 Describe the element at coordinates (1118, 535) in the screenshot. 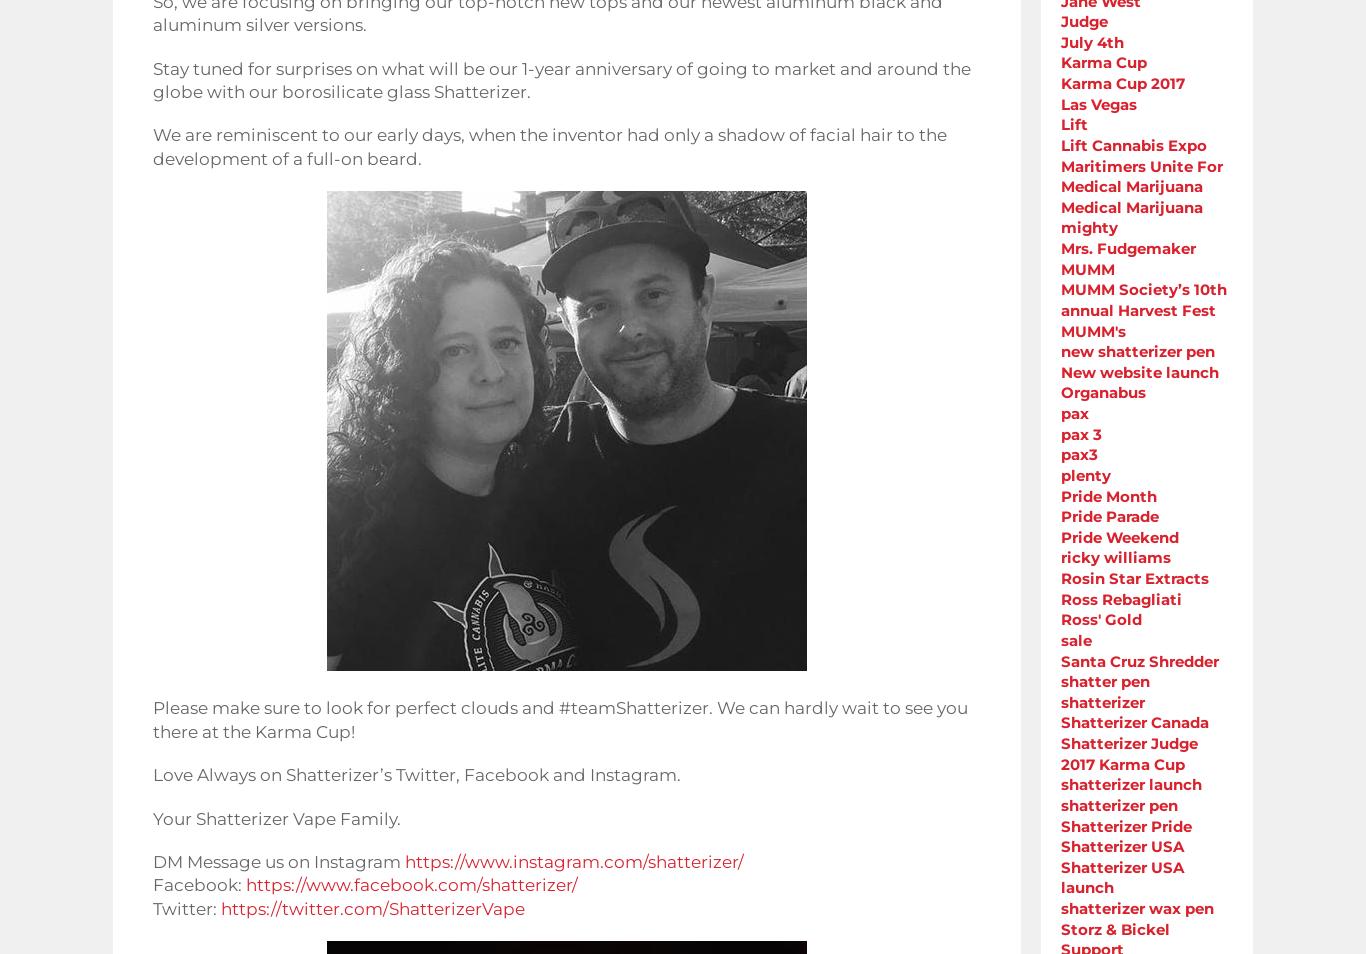

I see `'Pride Weekend'` at that location.